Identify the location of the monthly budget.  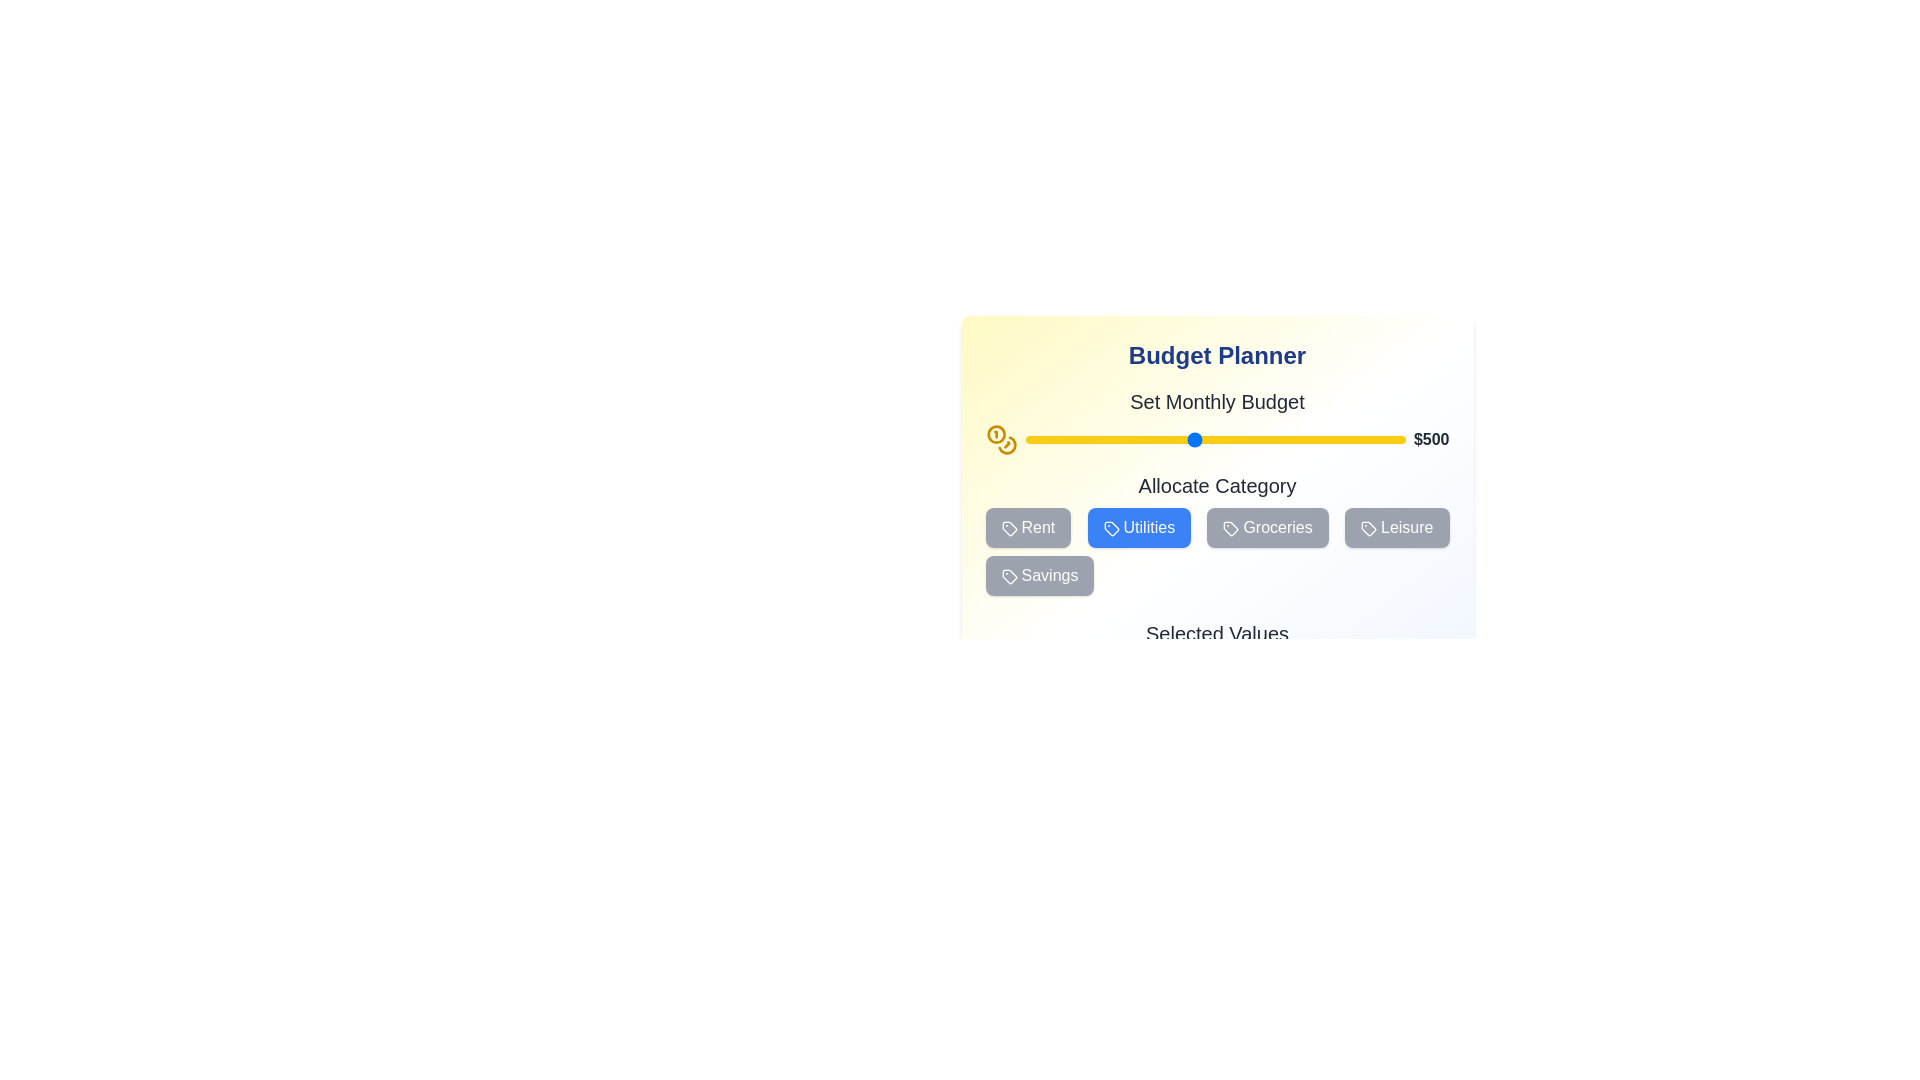
(1105, 438).